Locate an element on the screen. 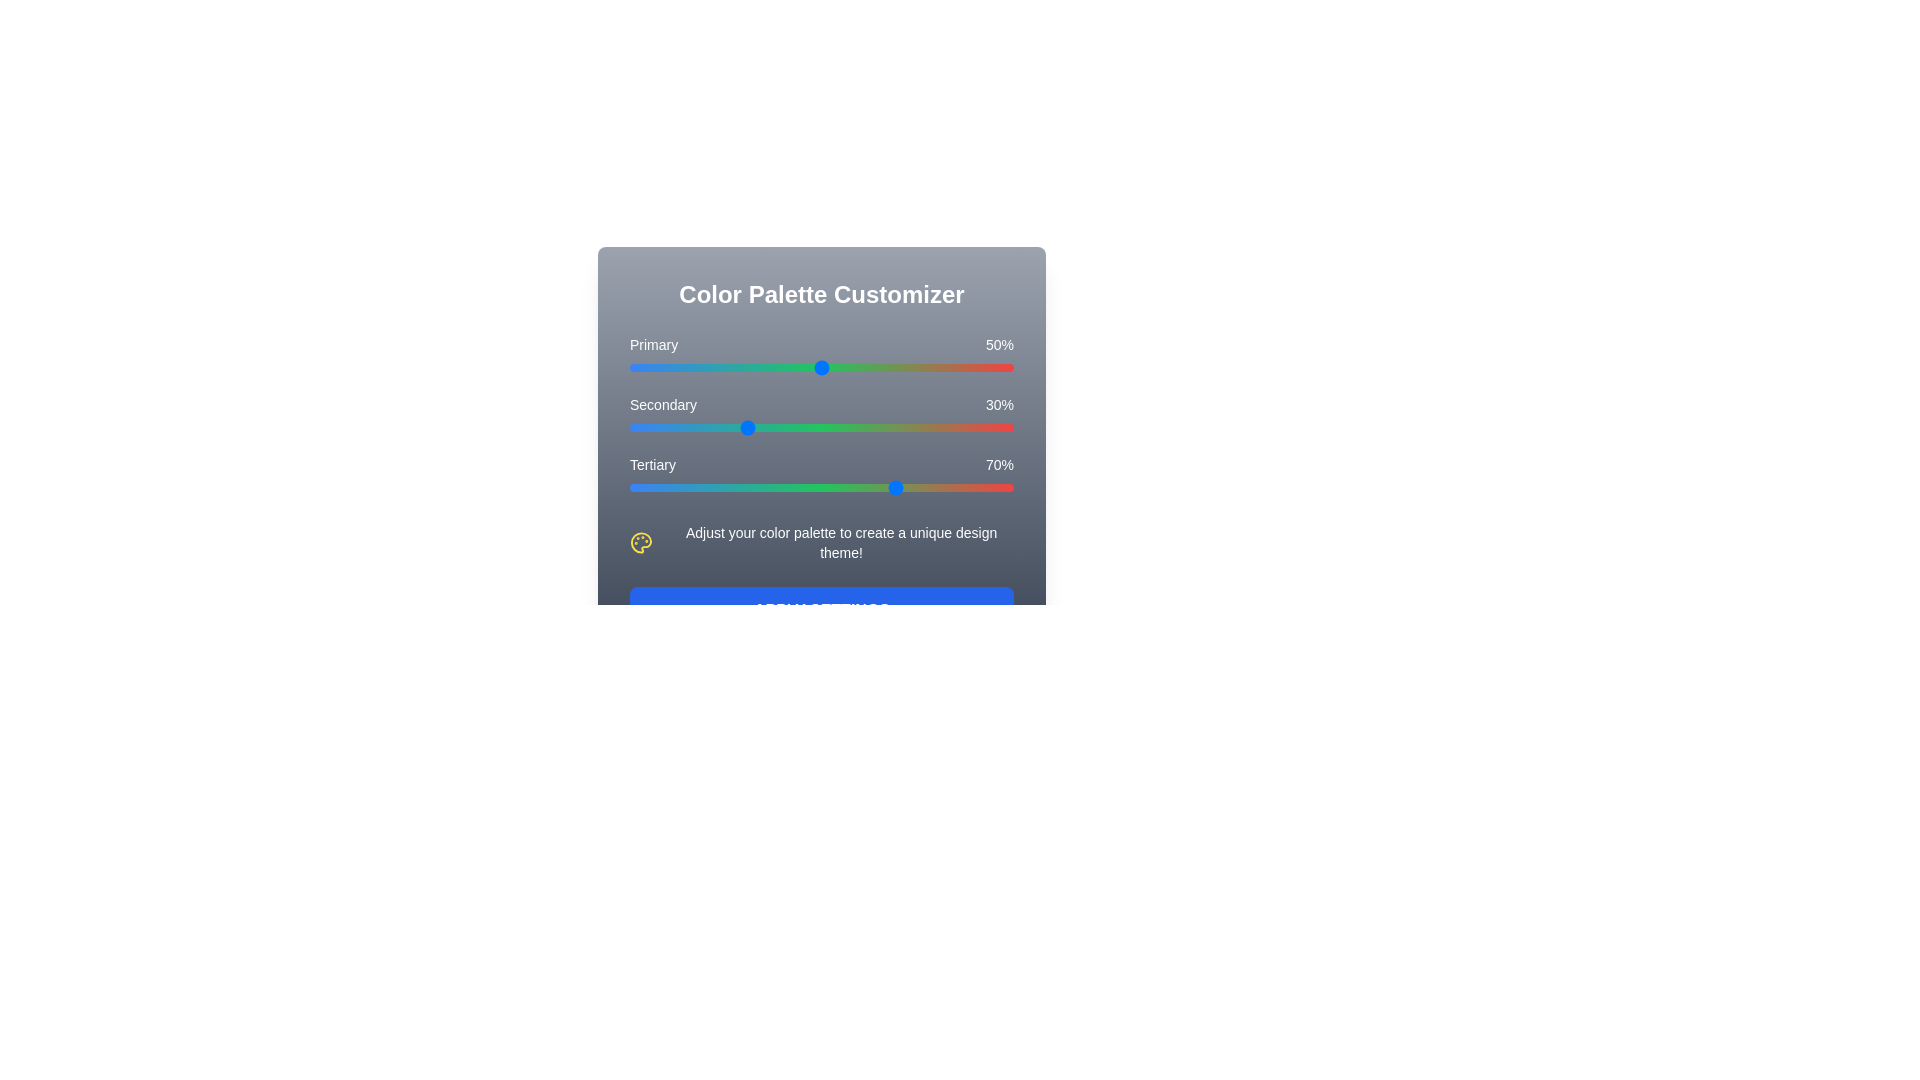 This screenshot has width=1920, height=1080. the 'Secondary' text label, which is styled with capitalization and located next to a slider and a percentage value '30%' on a gradient background is located at coordinates (663, 405).